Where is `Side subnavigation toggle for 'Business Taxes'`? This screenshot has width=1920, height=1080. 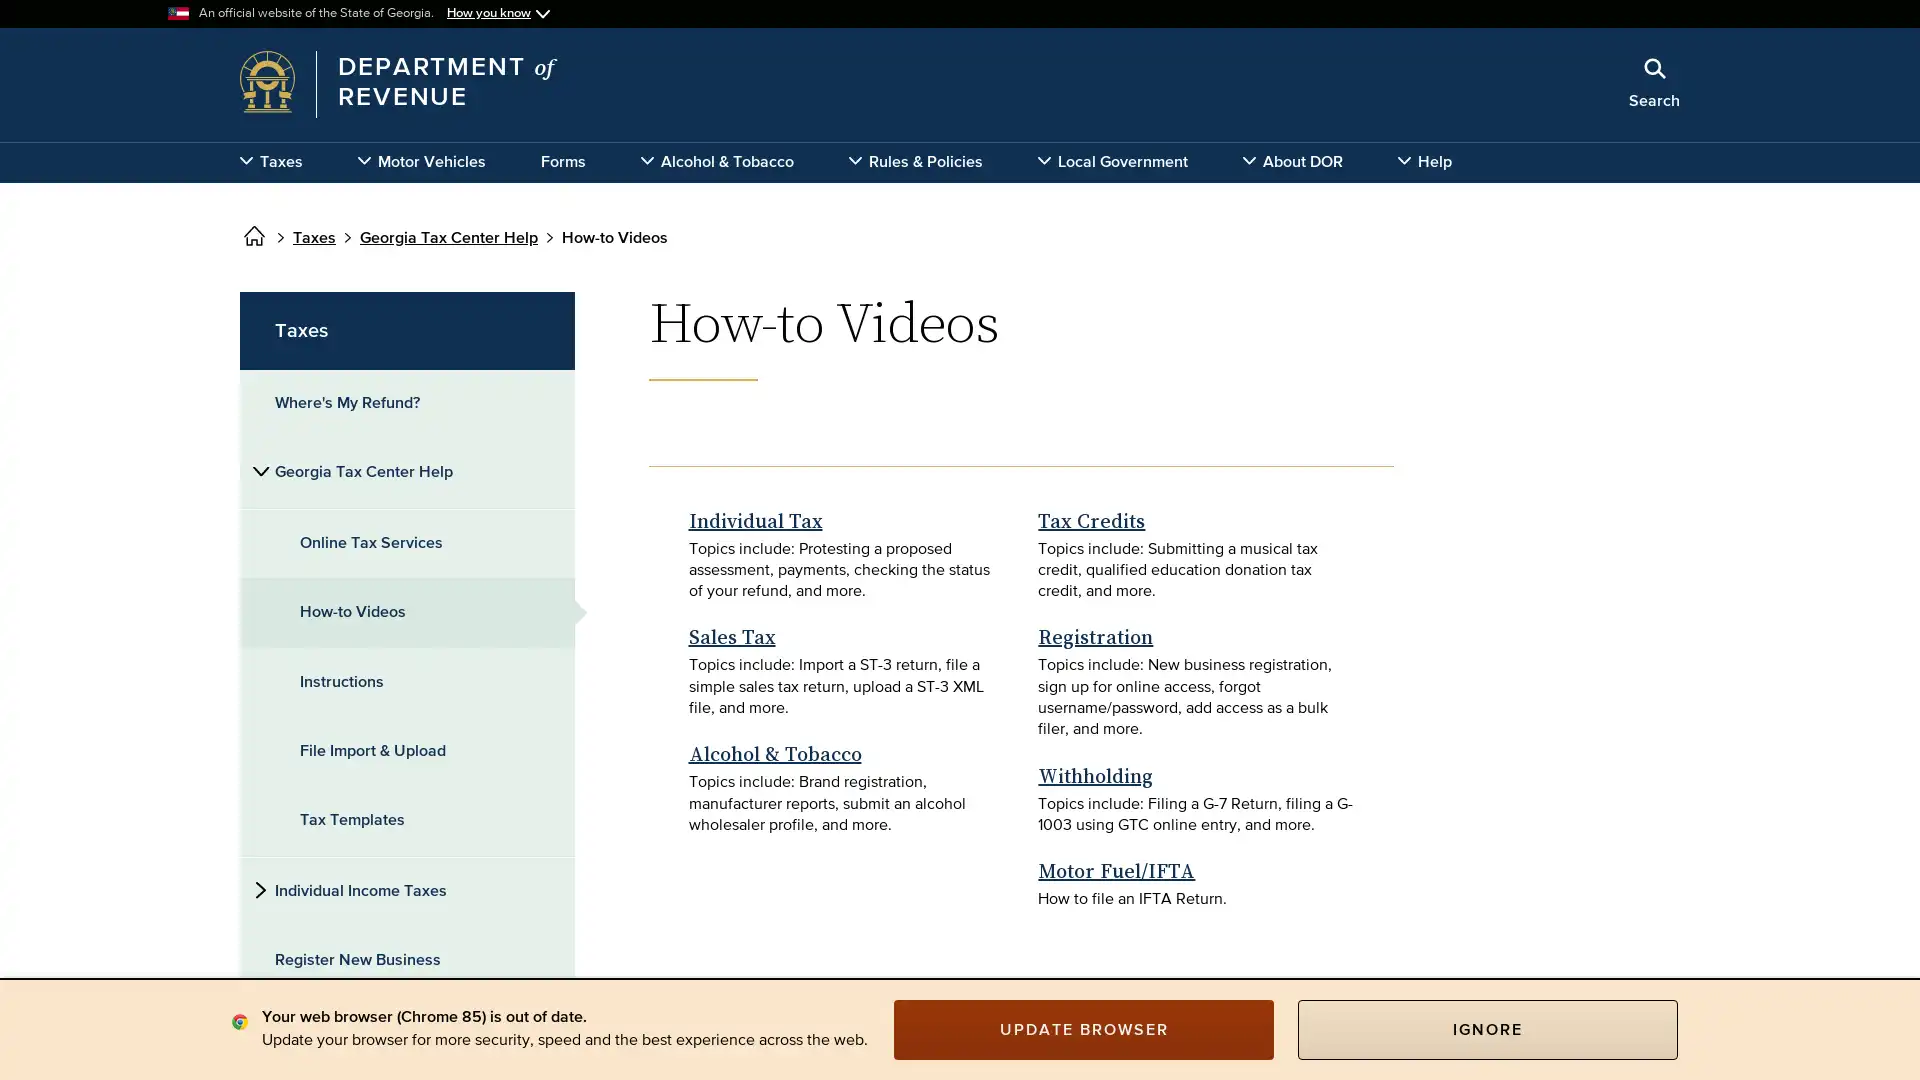 Side subnavigation toggle for 'Business Taxes' is located at coordinates (259, 1032).